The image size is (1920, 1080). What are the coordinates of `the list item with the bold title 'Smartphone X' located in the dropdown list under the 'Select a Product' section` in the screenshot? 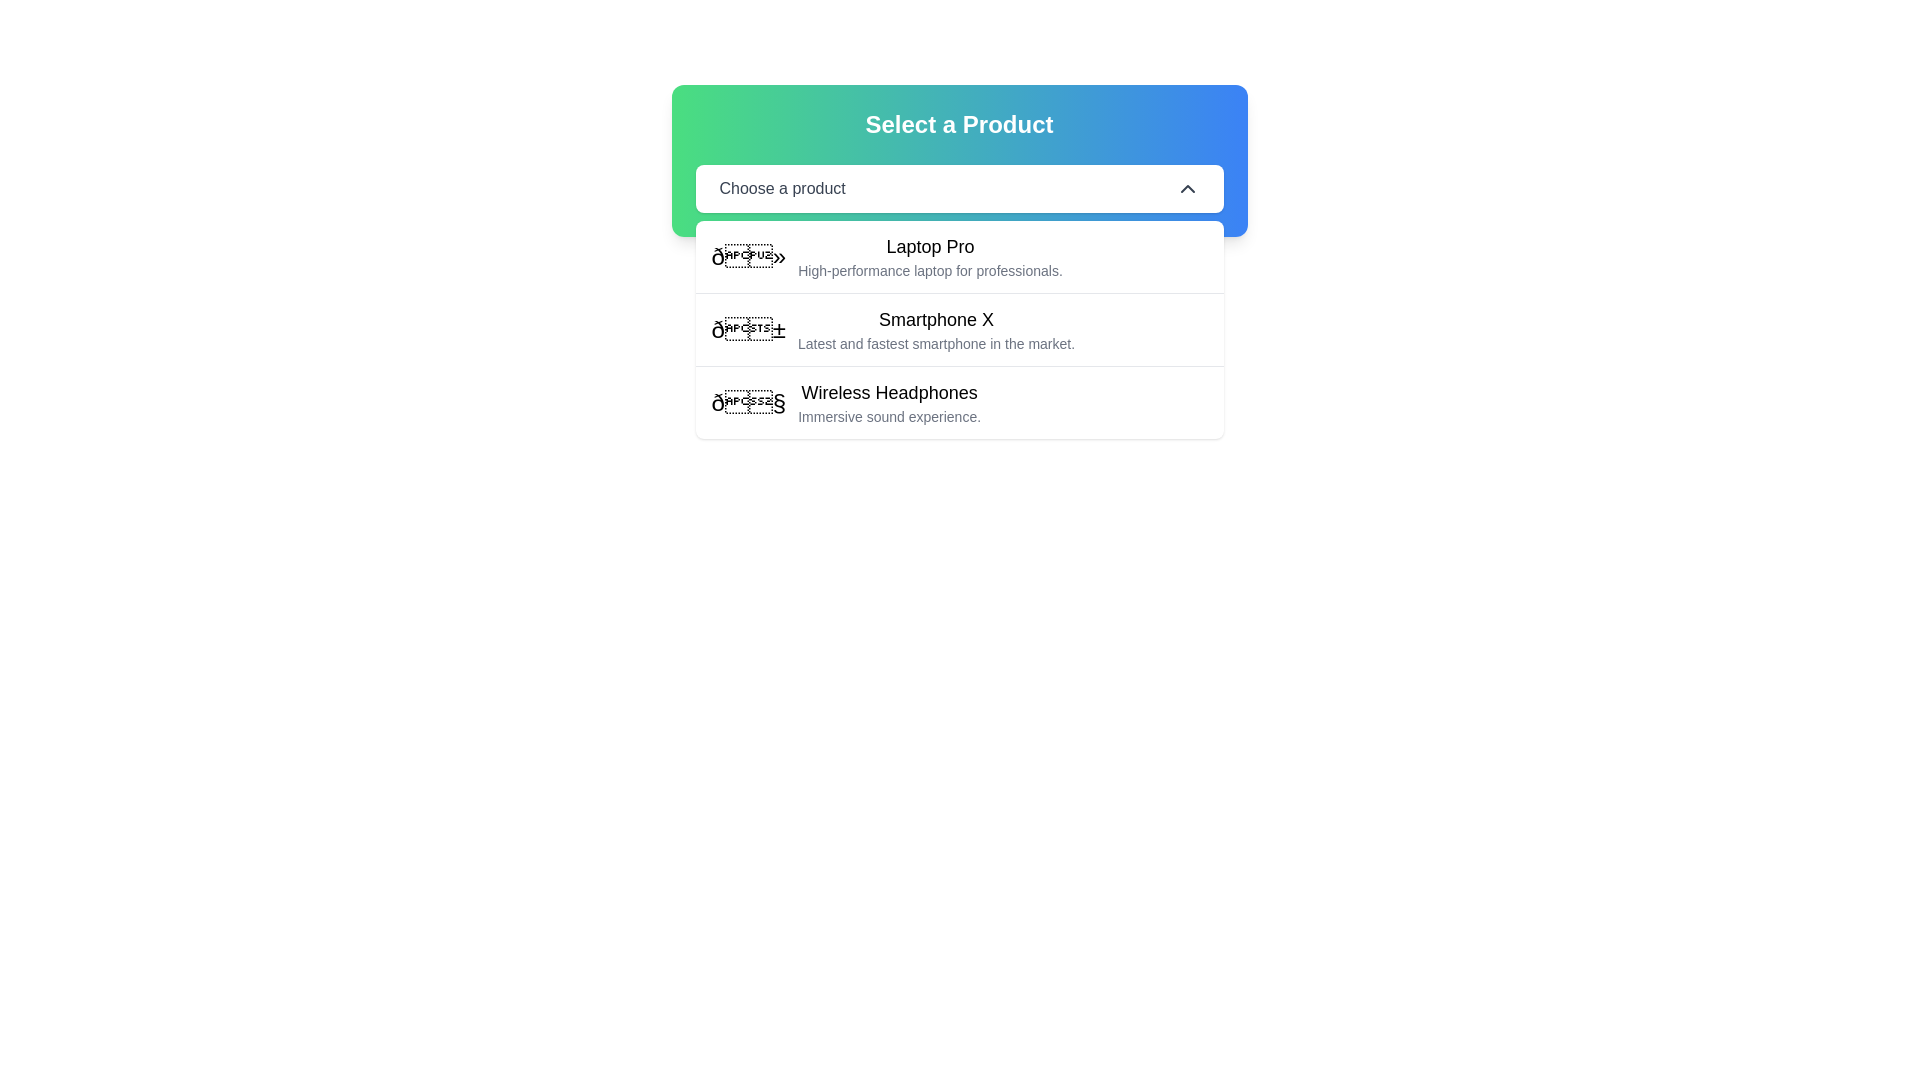 It's located at (958, 328).